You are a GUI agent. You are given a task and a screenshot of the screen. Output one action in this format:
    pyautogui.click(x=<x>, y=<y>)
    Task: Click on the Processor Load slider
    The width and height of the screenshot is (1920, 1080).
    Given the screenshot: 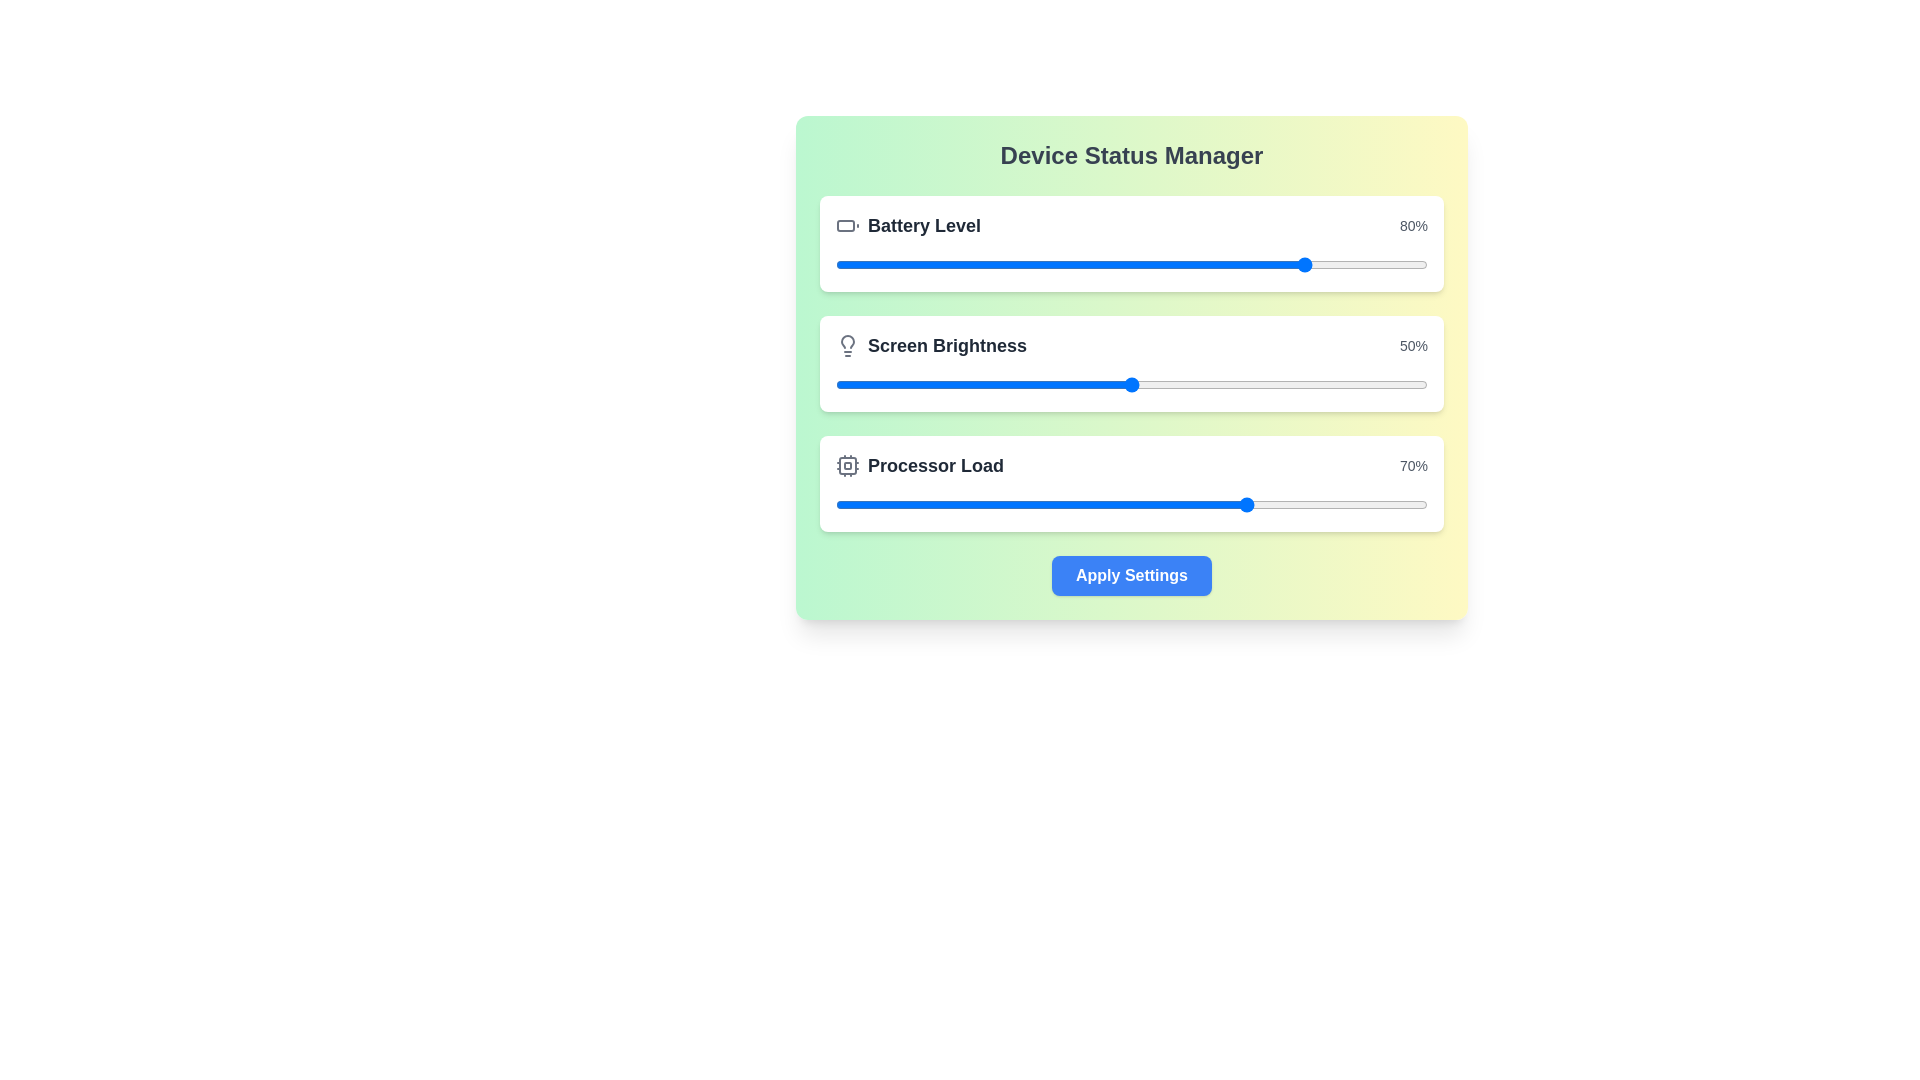 What is the action you would take?
    pyautogui.click(x=995, y=504)
    